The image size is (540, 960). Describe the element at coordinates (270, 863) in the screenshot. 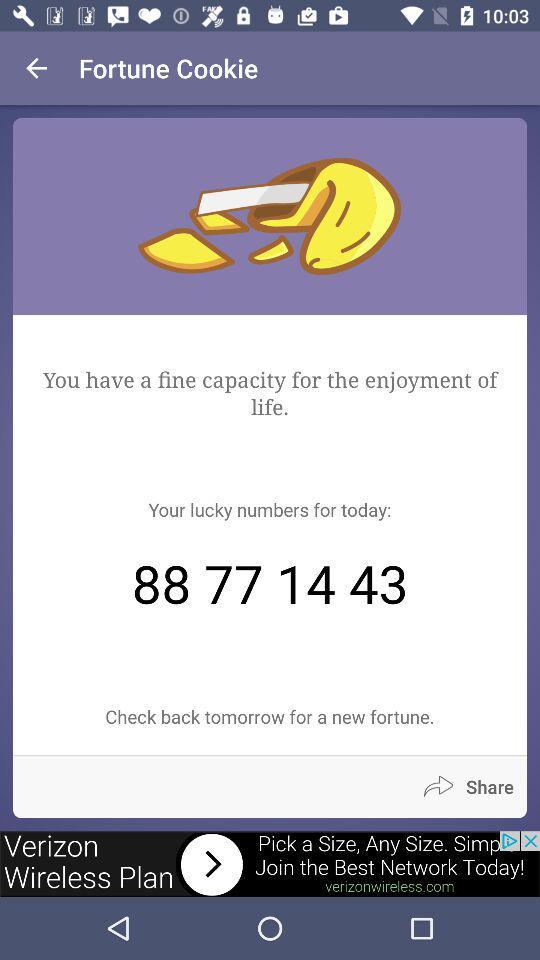

I see `open advertisement` at that location.